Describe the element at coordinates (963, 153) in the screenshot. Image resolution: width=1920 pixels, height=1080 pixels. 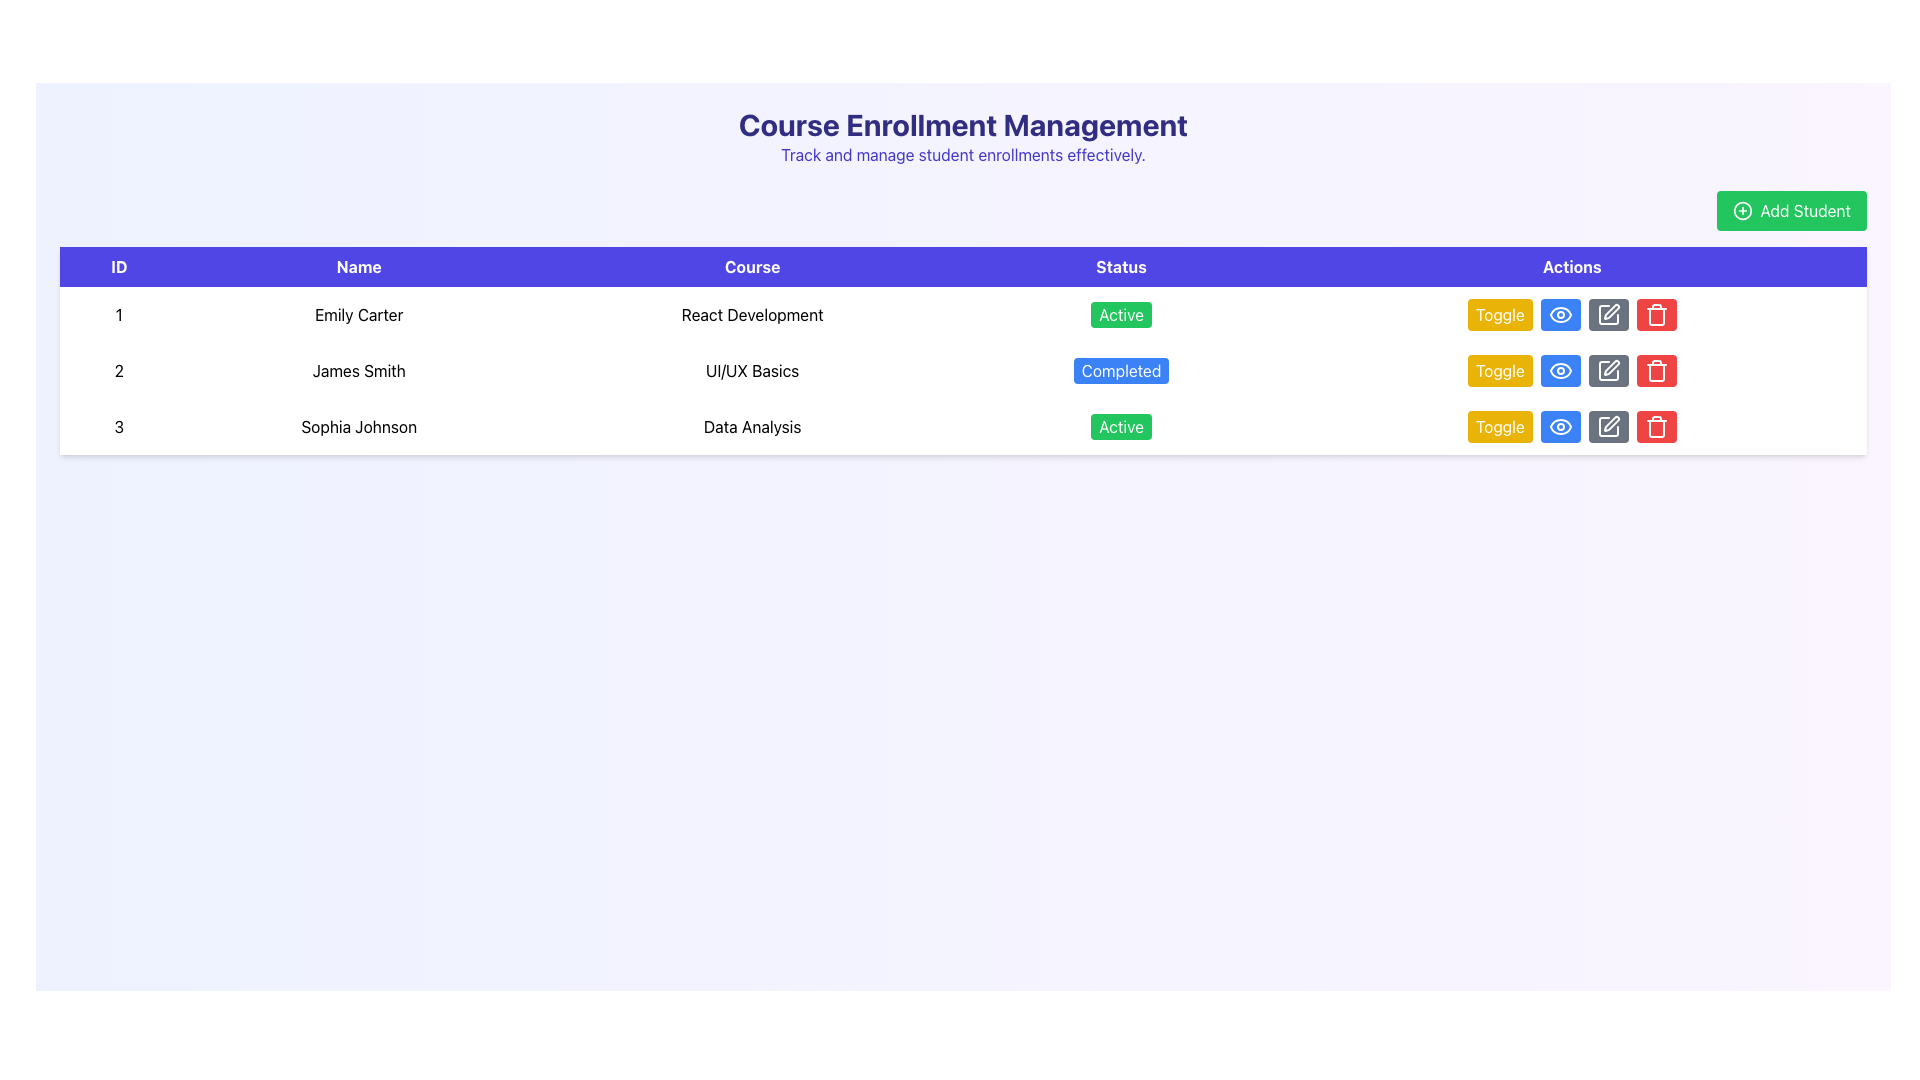
I see `the text element reading 'Track and manage student enrollments effectively' which is located directly beneath the title 'Course Enrollment Management'` at that location.